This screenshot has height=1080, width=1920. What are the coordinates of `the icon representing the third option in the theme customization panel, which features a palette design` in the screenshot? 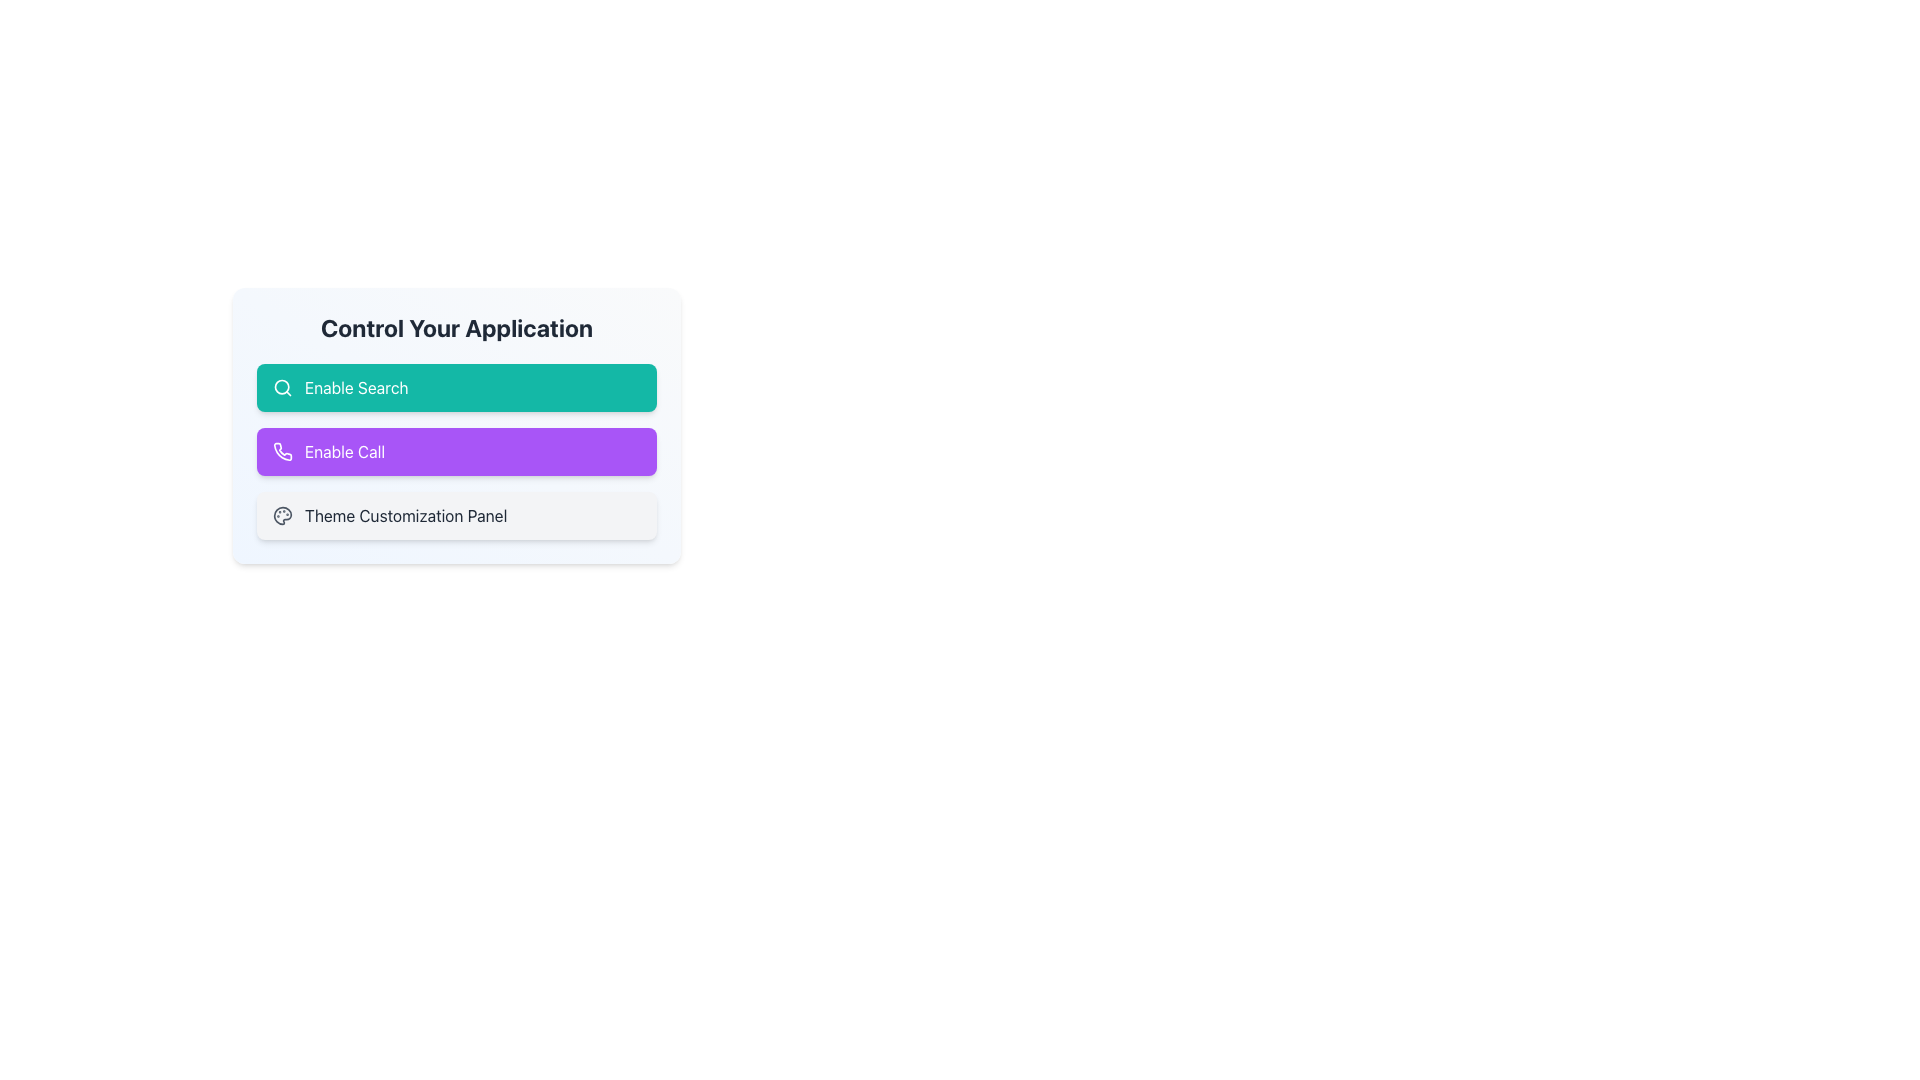 It's located at (282, 515).